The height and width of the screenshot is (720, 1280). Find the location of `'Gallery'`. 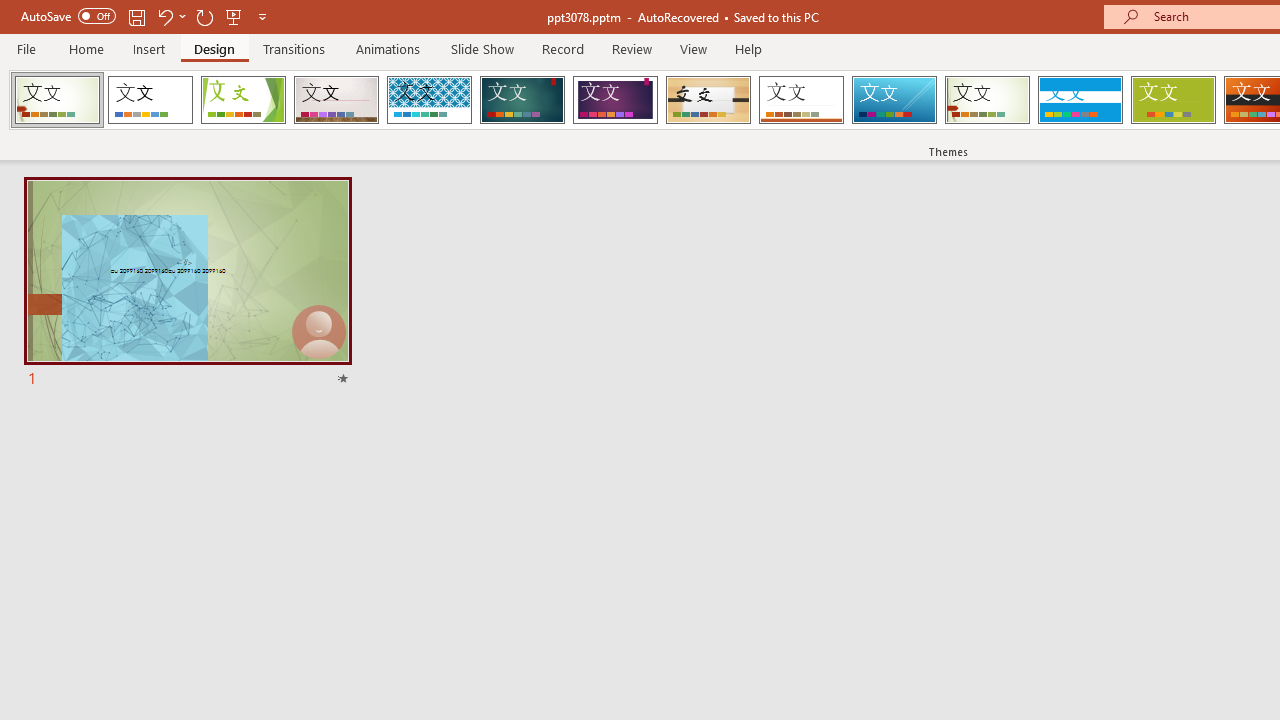

'Gallery' is located at coordinates (336, 100).